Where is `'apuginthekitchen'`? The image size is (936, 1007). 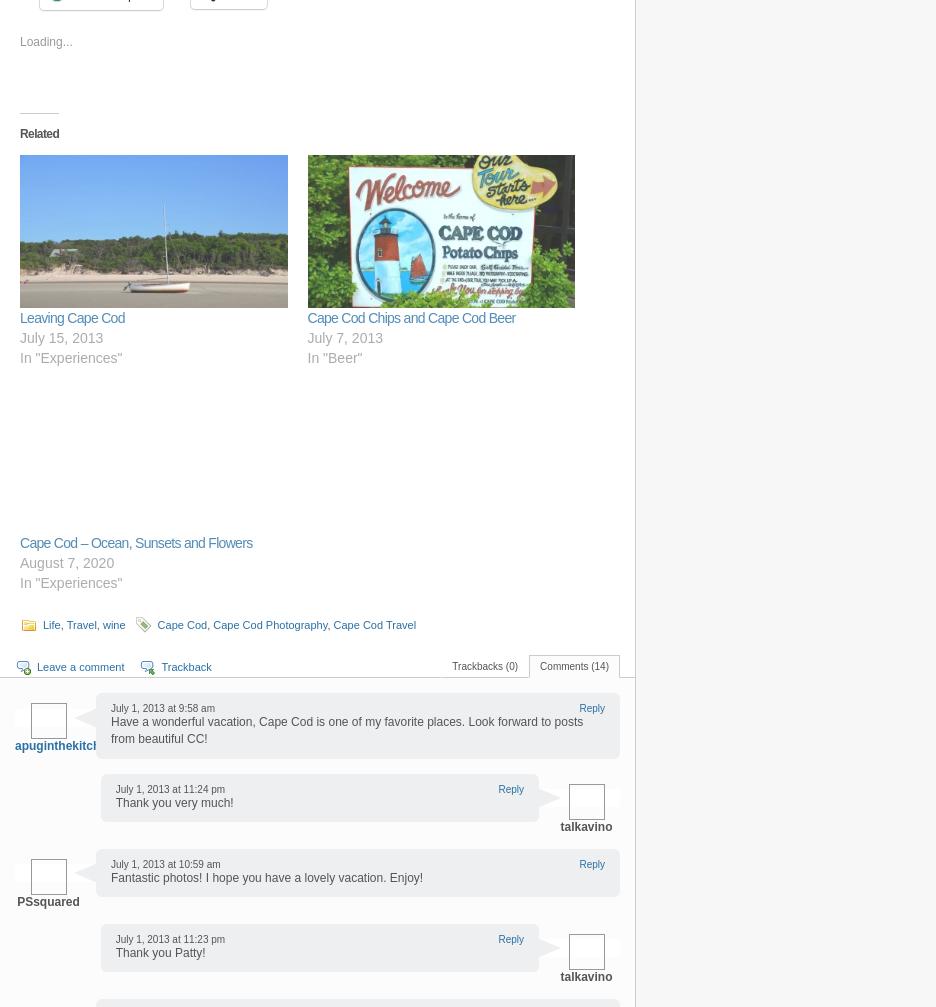
'apuginthekitchen' is located at coordinates (64, 743).